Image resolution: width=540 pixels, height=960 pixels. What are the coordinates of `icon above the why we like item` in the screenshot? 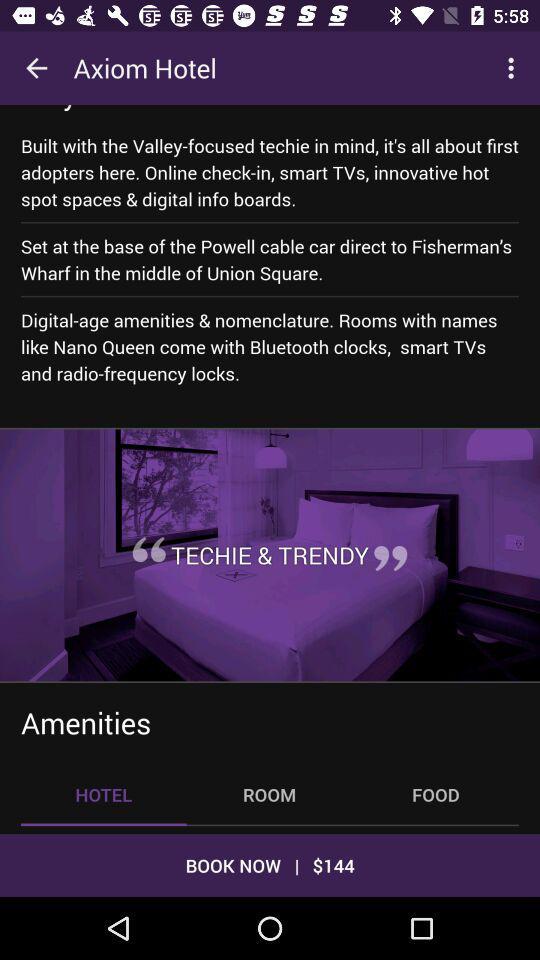 It's located at (36, 68).